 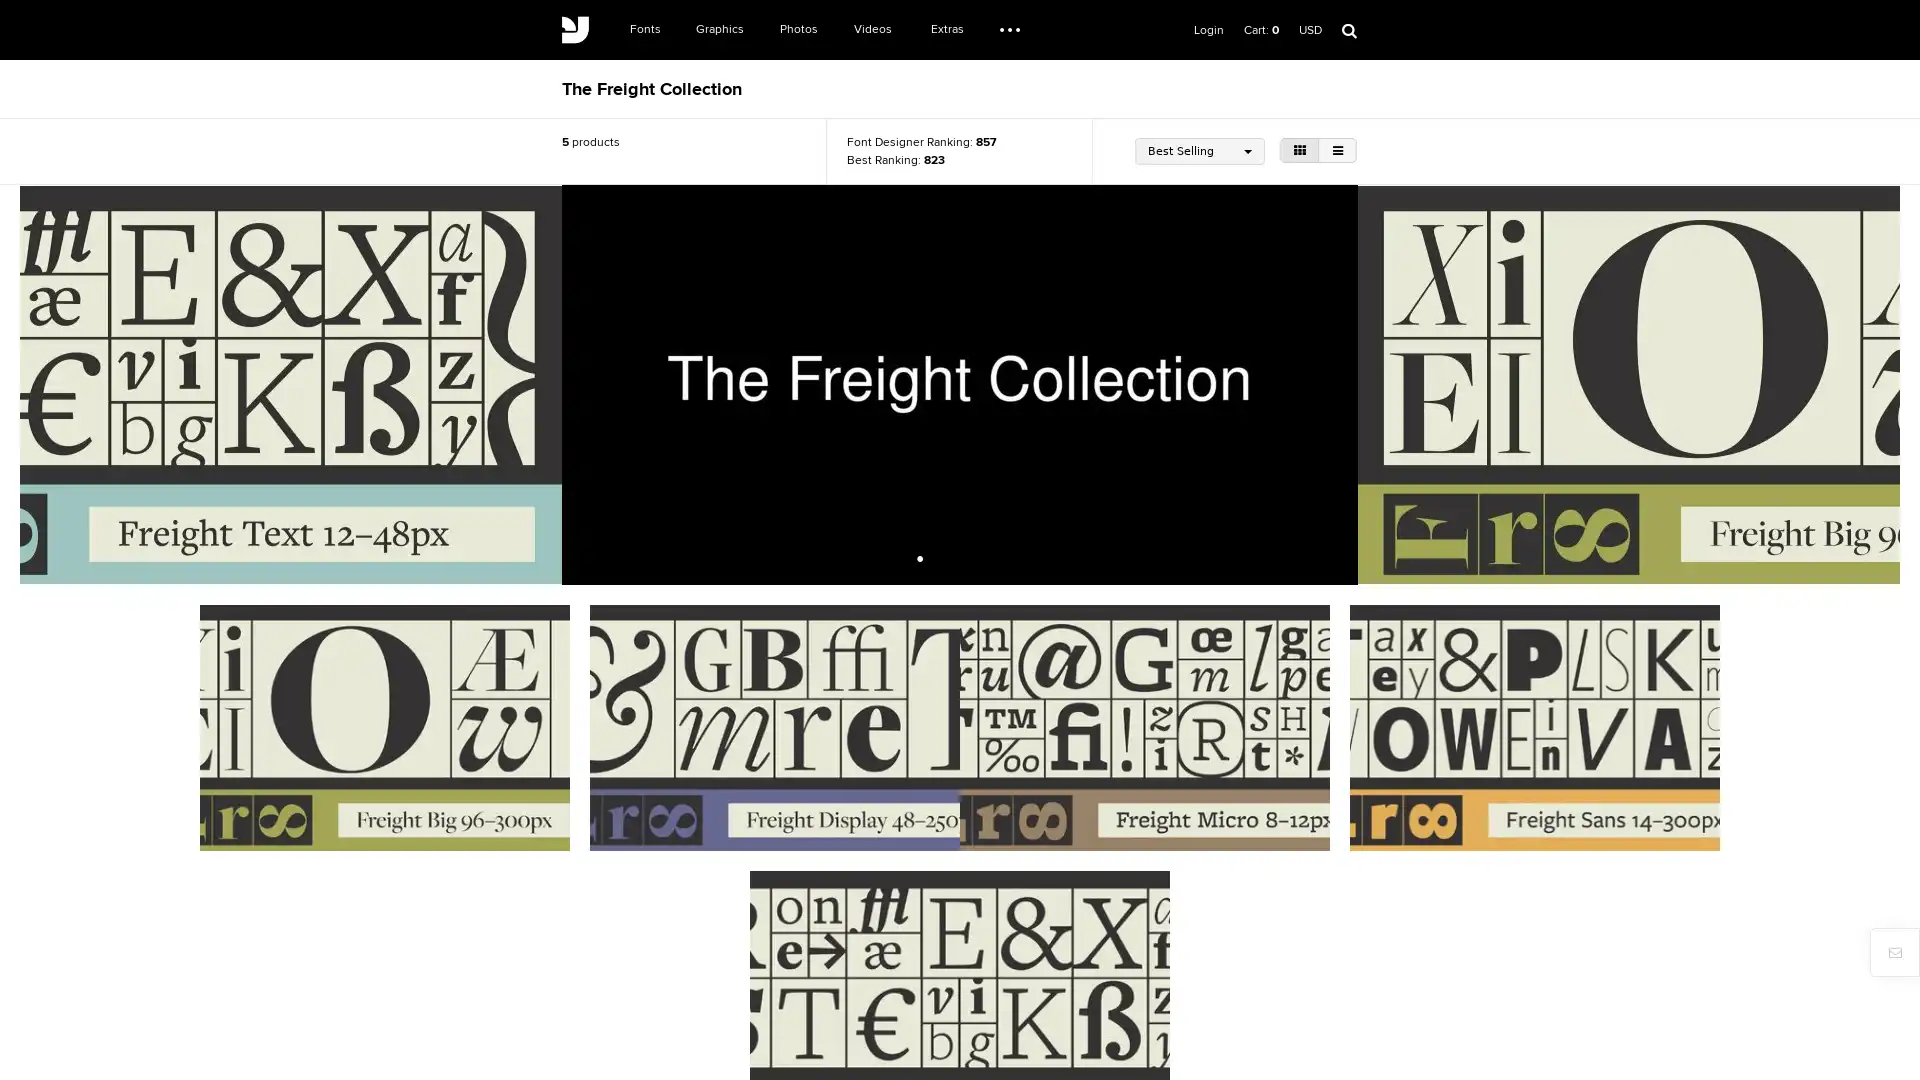 What do you see at coordinates (1169, 1058) in the screenshot?
I see `Register` at bounding box center [1169, 1058].